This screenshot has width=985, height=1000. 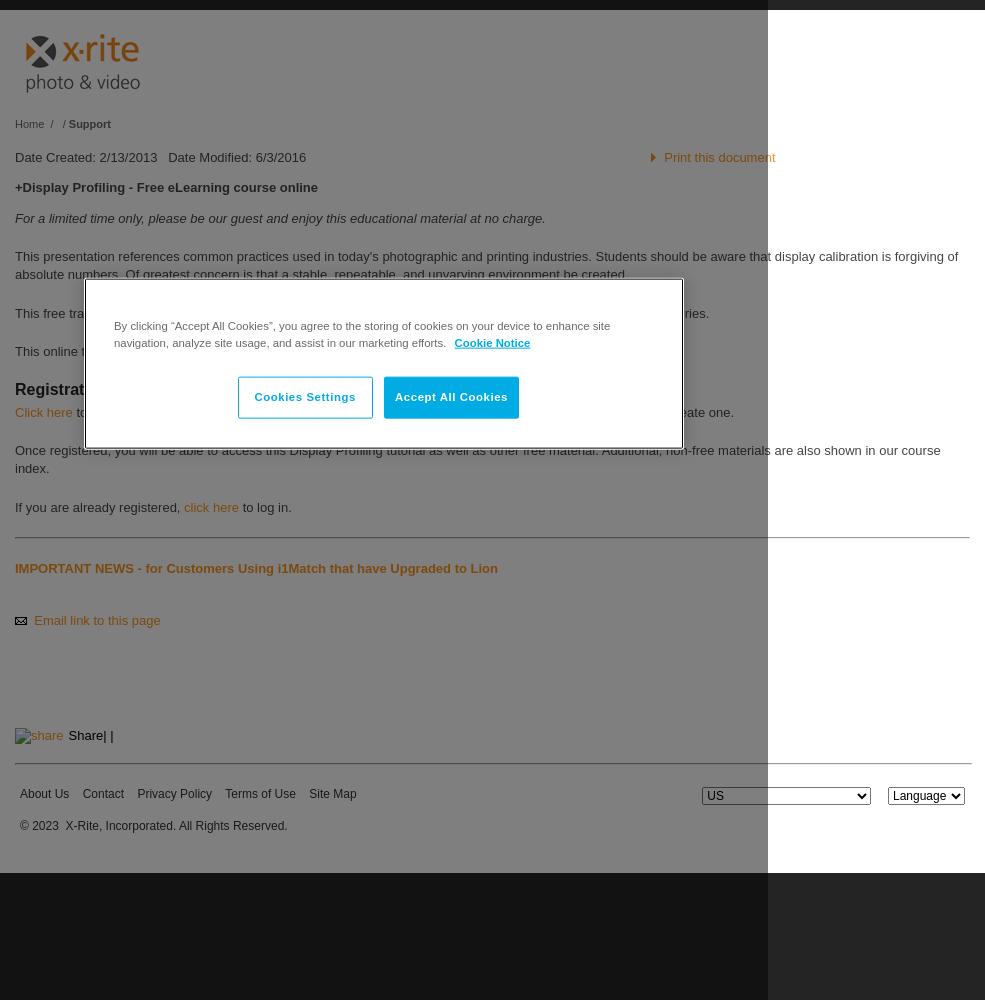 I want to click on '+Display Profiling - Free eLearning course online', so click(x=13, y=187).